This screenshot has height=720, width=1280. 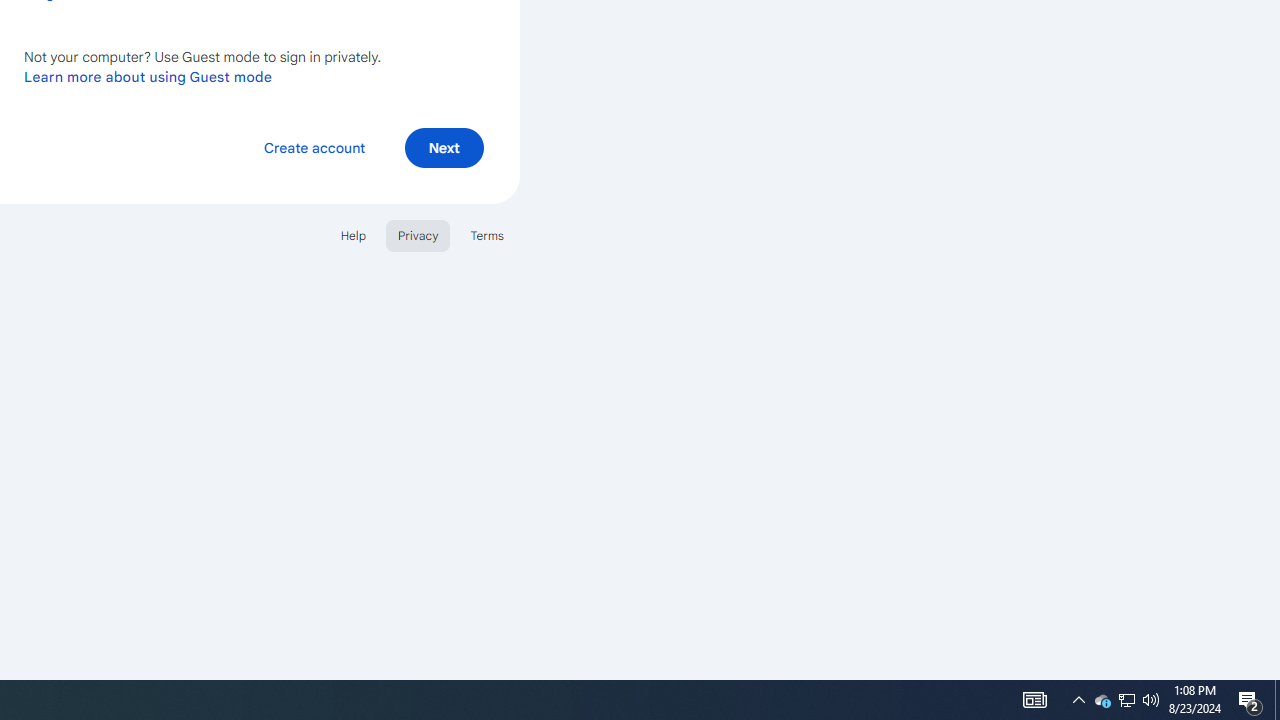 I want to click on 'Help', so click(x=352, y=234).